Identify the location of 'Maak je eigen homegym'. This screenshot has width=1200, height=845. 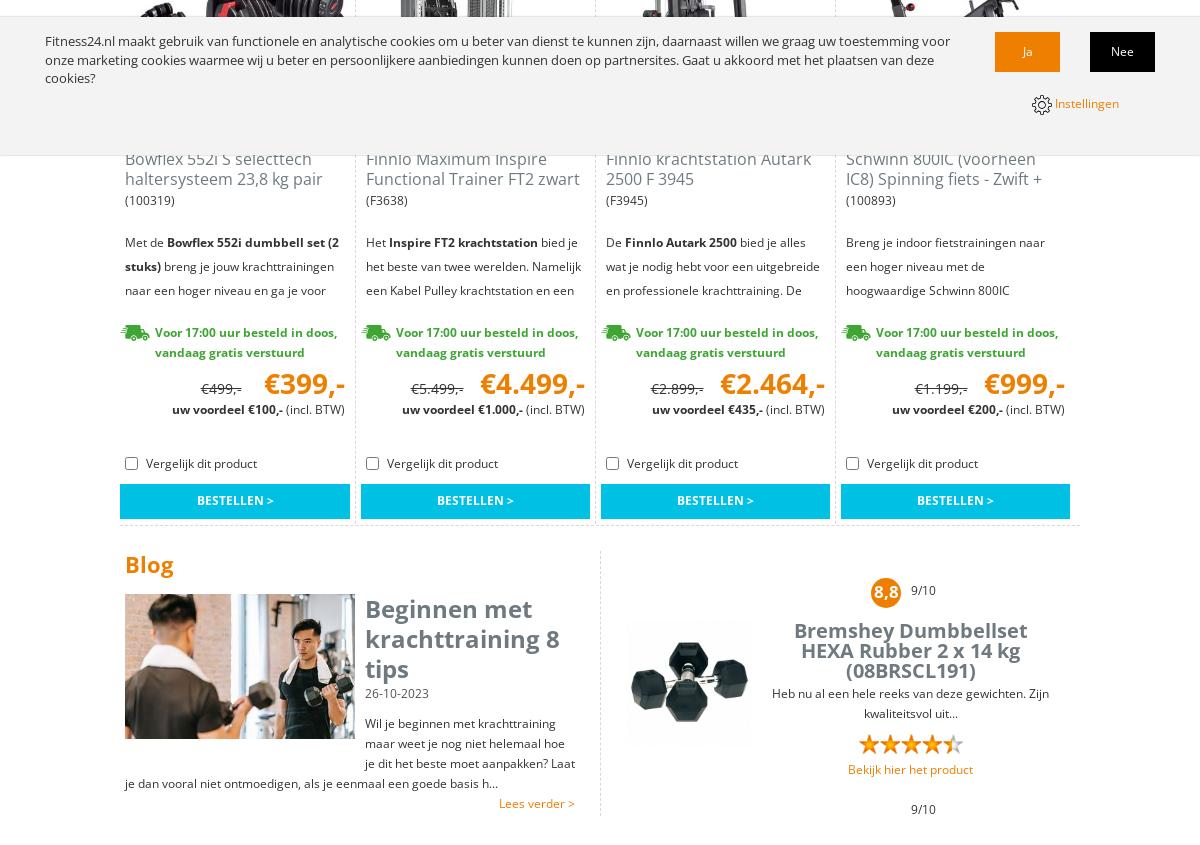
(962, 55).